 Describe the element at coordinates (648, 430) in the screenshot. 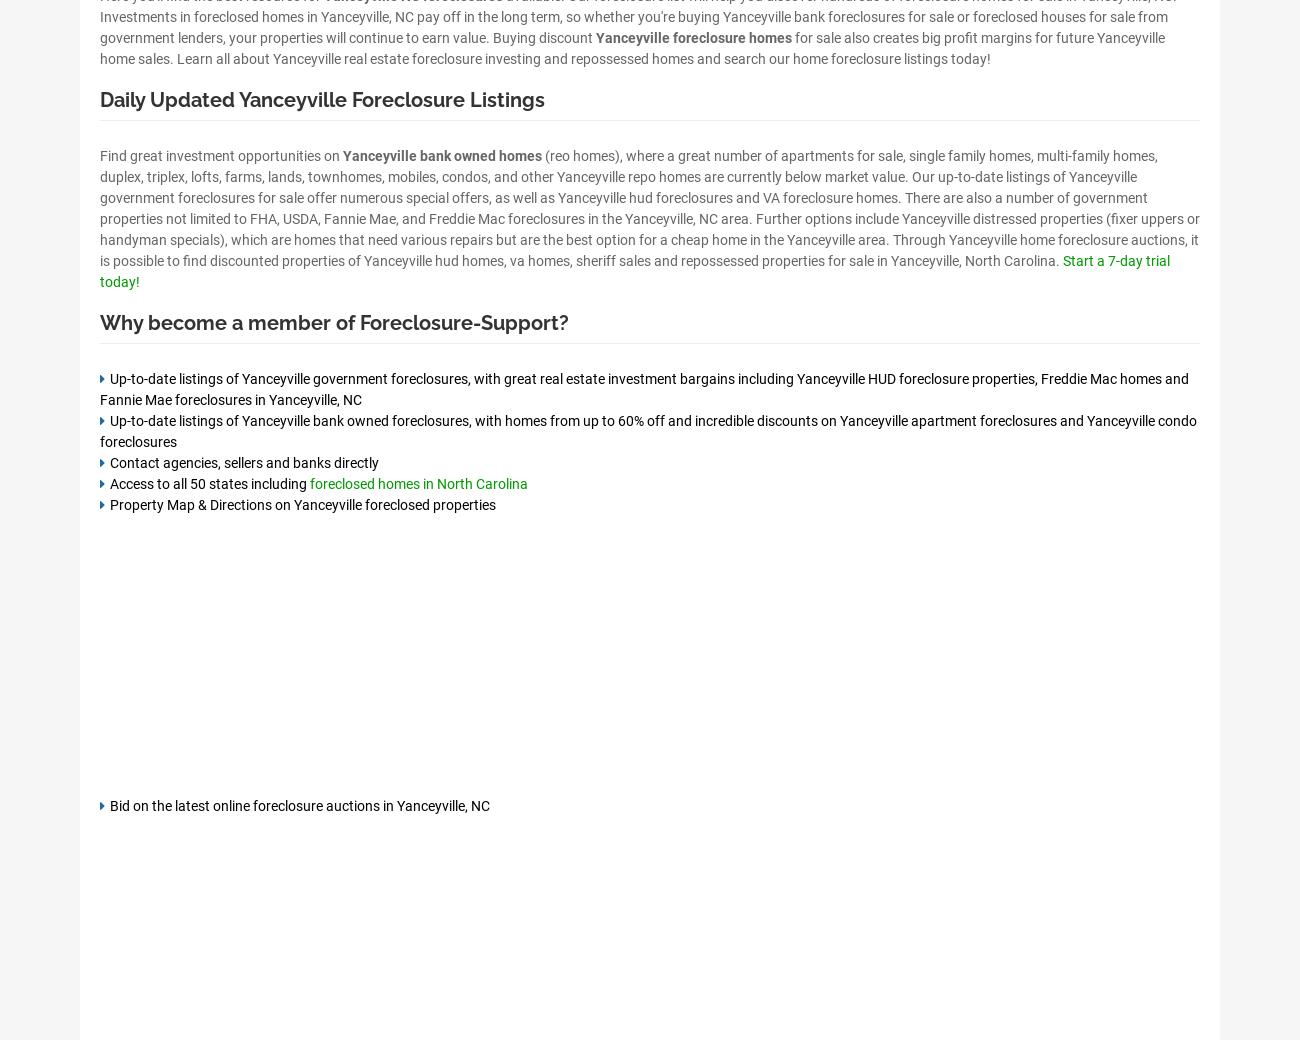

I see `'Up-to-date listings of Yanceyville bank owned foreclosures, with homes from up to 60% off and incredible discounts on Yanceyville apartment foreclosures and Yanceyville condo foreclosures'` at that location.